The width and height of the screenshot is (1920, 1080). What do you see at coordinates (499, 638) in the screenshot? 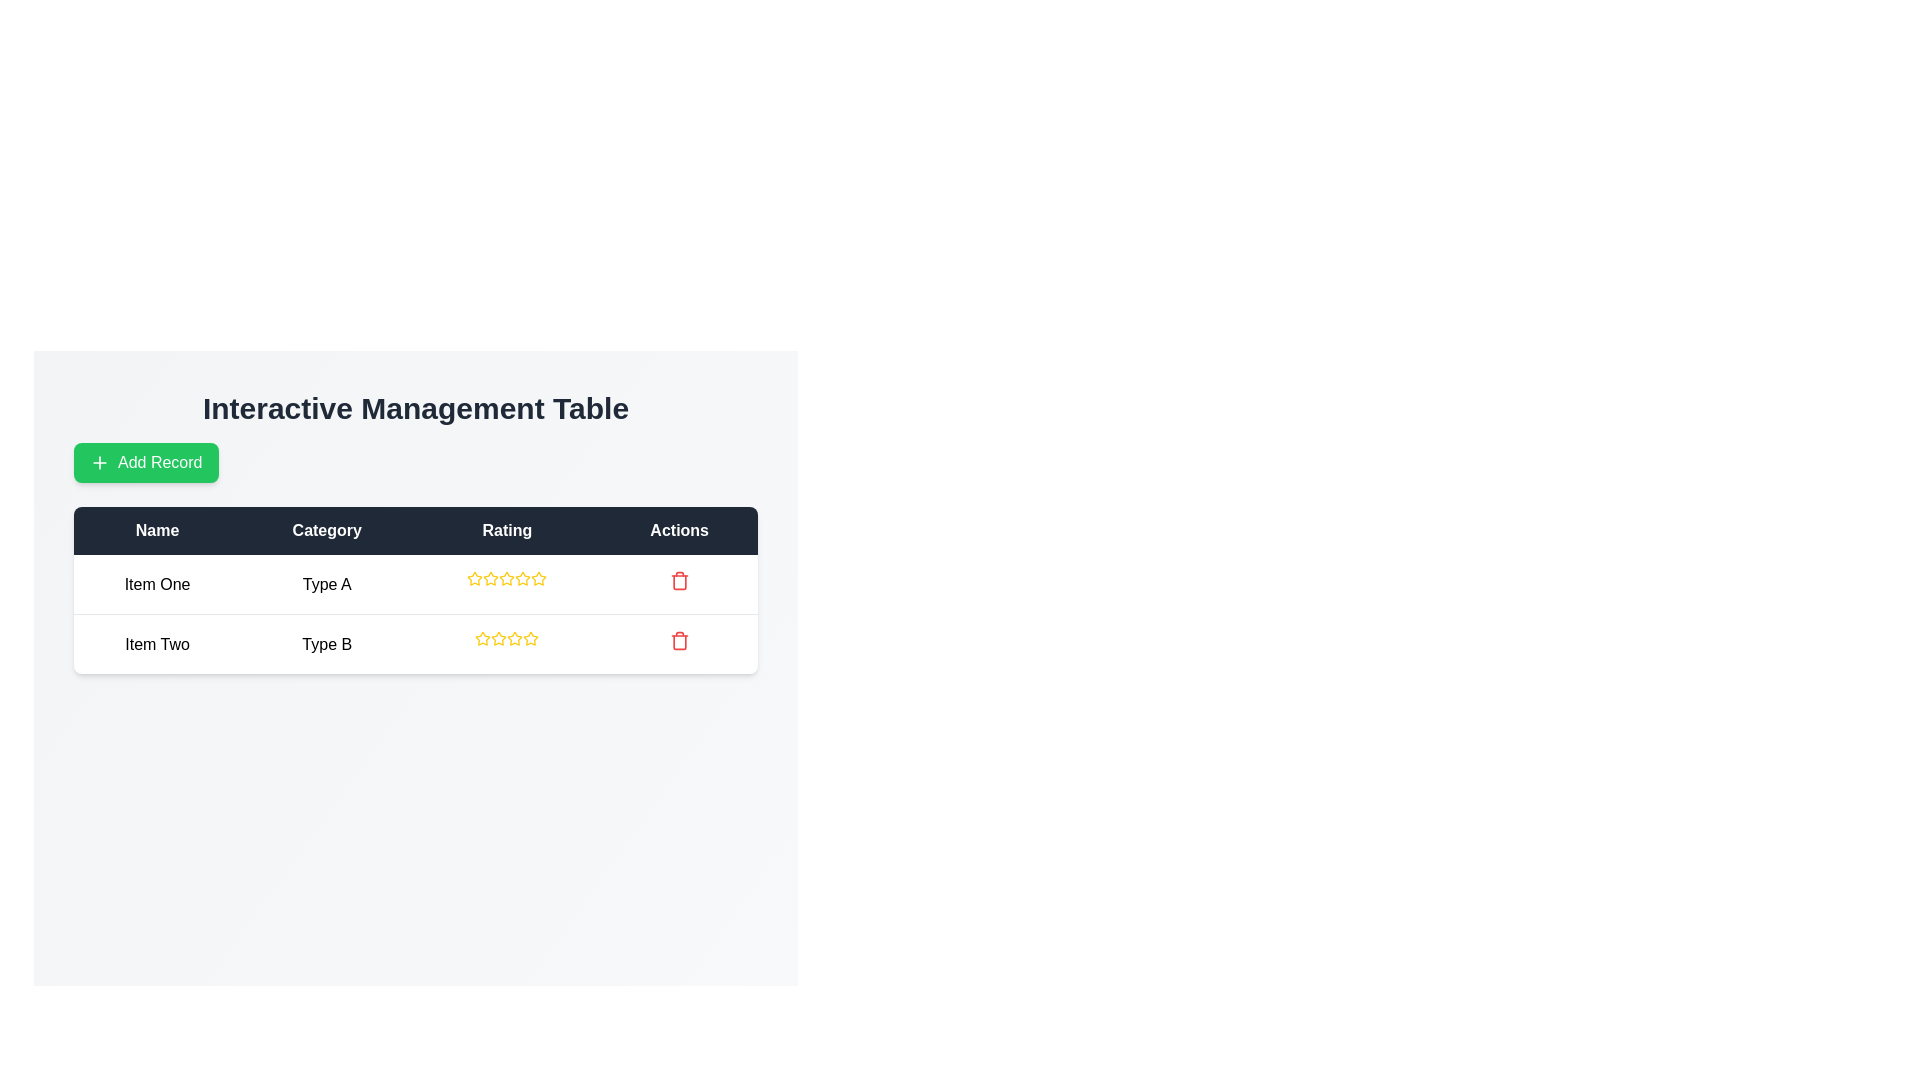
I see `the second star icon in the rating system for 'Item Two', which is filled with yellow and has sharp edges` at bounding box center [499, 638].